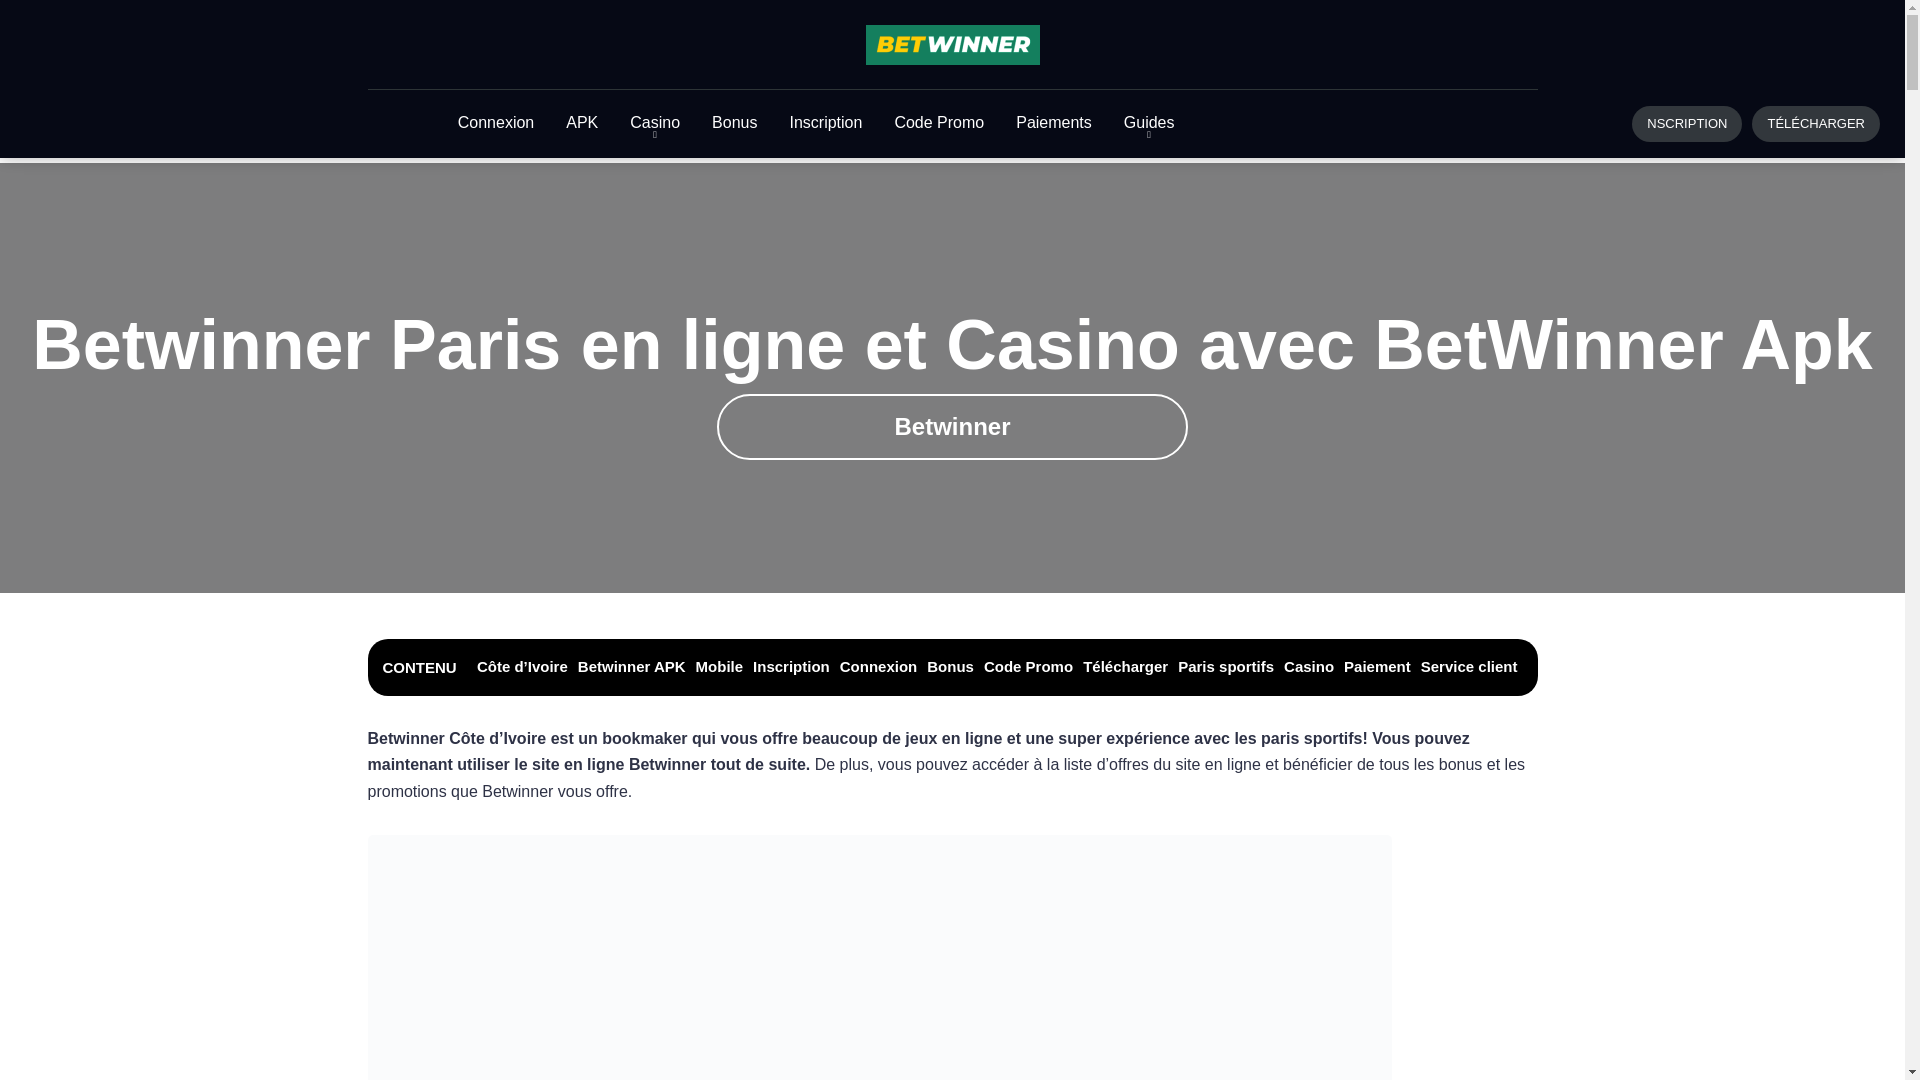  Describe the element at coordinates (1224, 666) in the screenshot. I see `'Paris sportifs'` at that location.